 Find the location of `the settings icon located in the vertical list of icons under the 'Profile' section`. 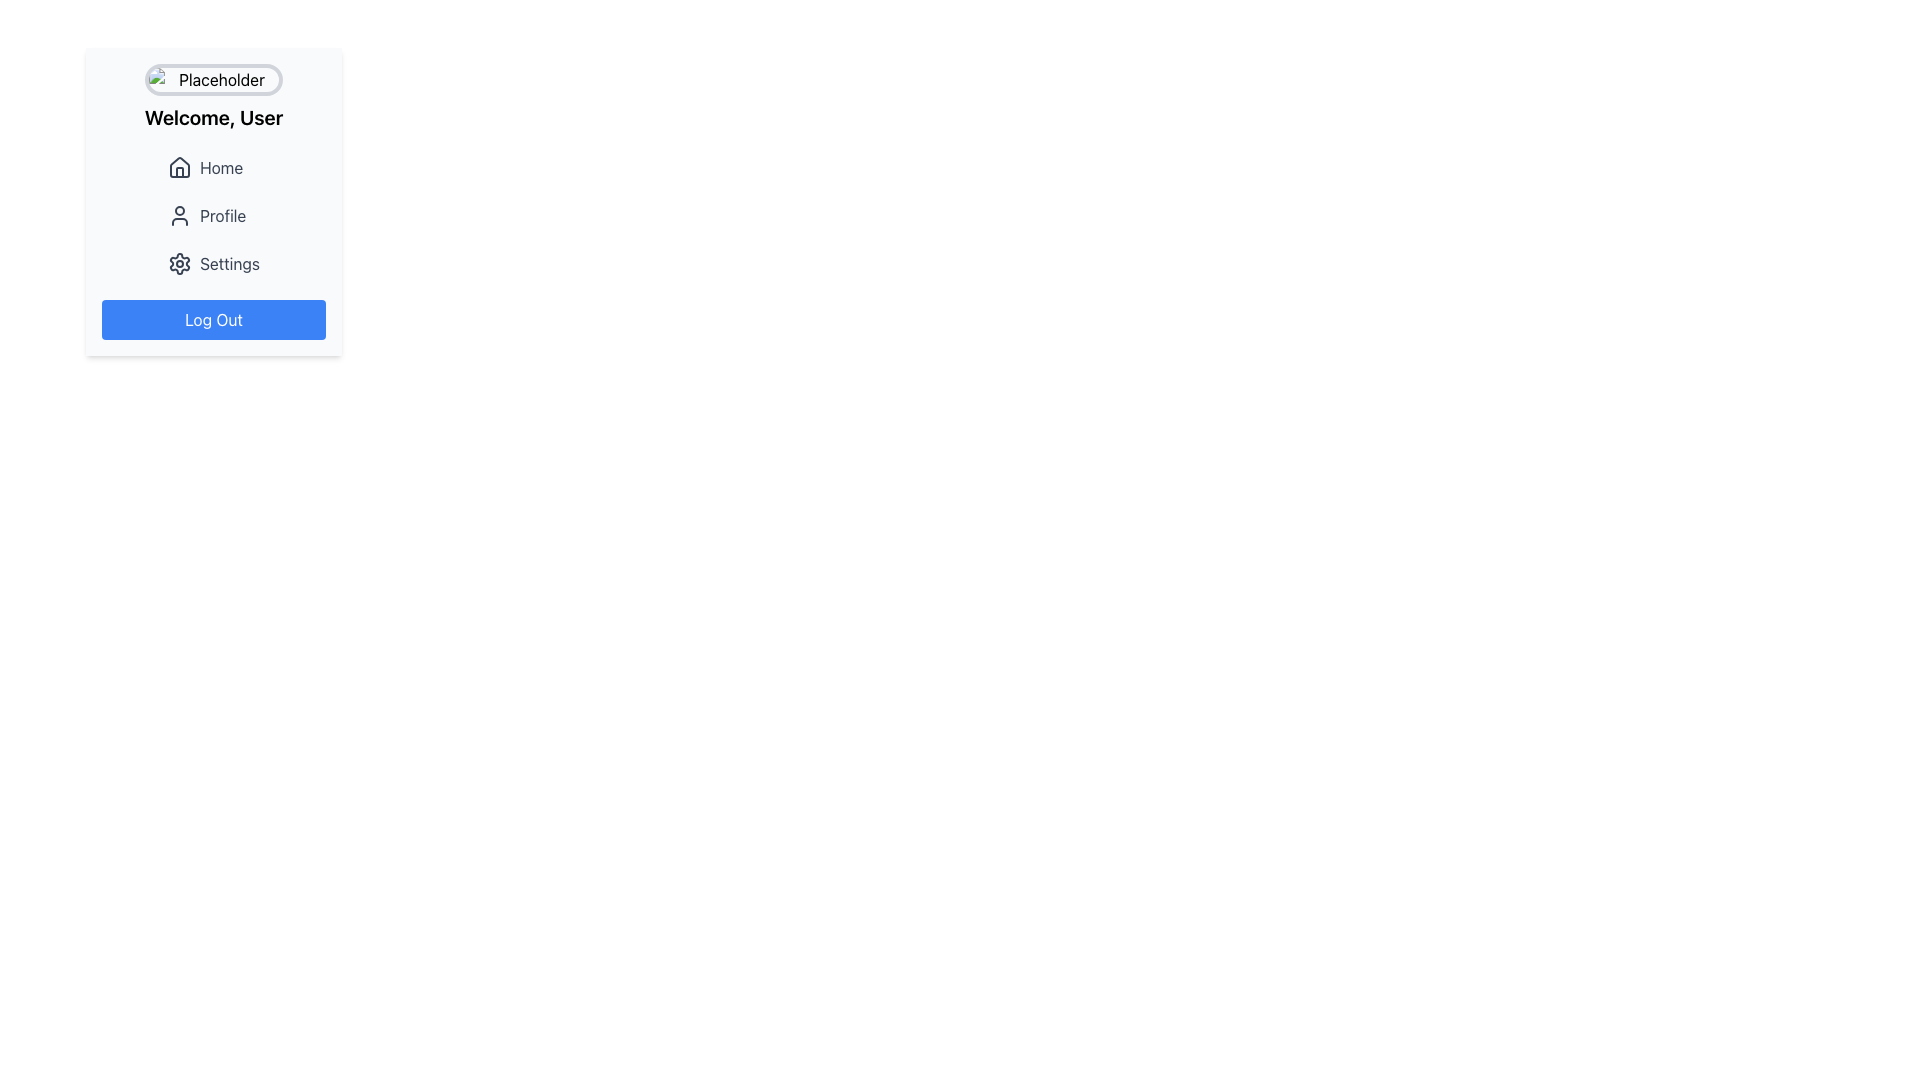

the settings icon located in the vertical list of icons under the 'Profile' section is located at coordinates (180, 262).